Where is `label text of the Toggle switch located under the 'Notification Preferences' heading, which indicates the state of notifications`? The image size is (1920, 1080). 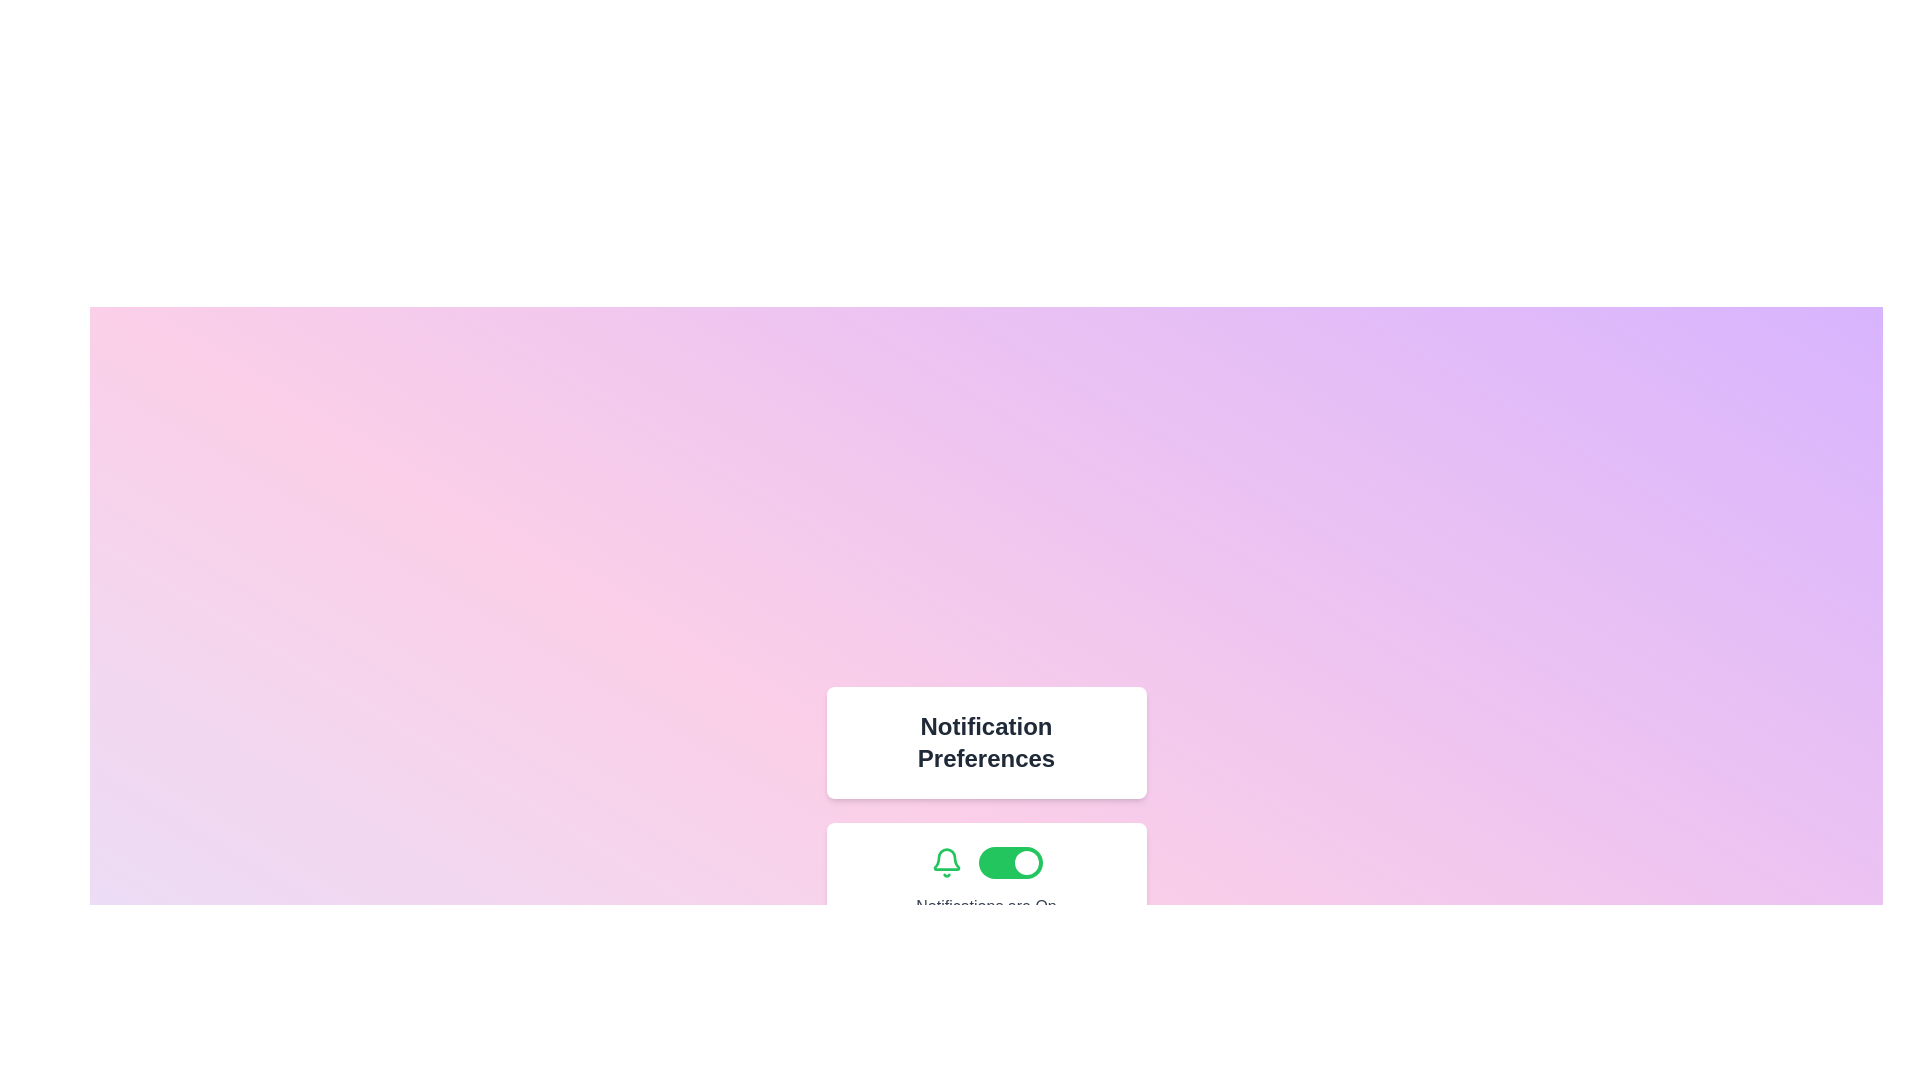 label text of the Toggle switch located under the 'Notification Preferences' heading, which indicates the state of notifications is located at coordinates (986, 882).